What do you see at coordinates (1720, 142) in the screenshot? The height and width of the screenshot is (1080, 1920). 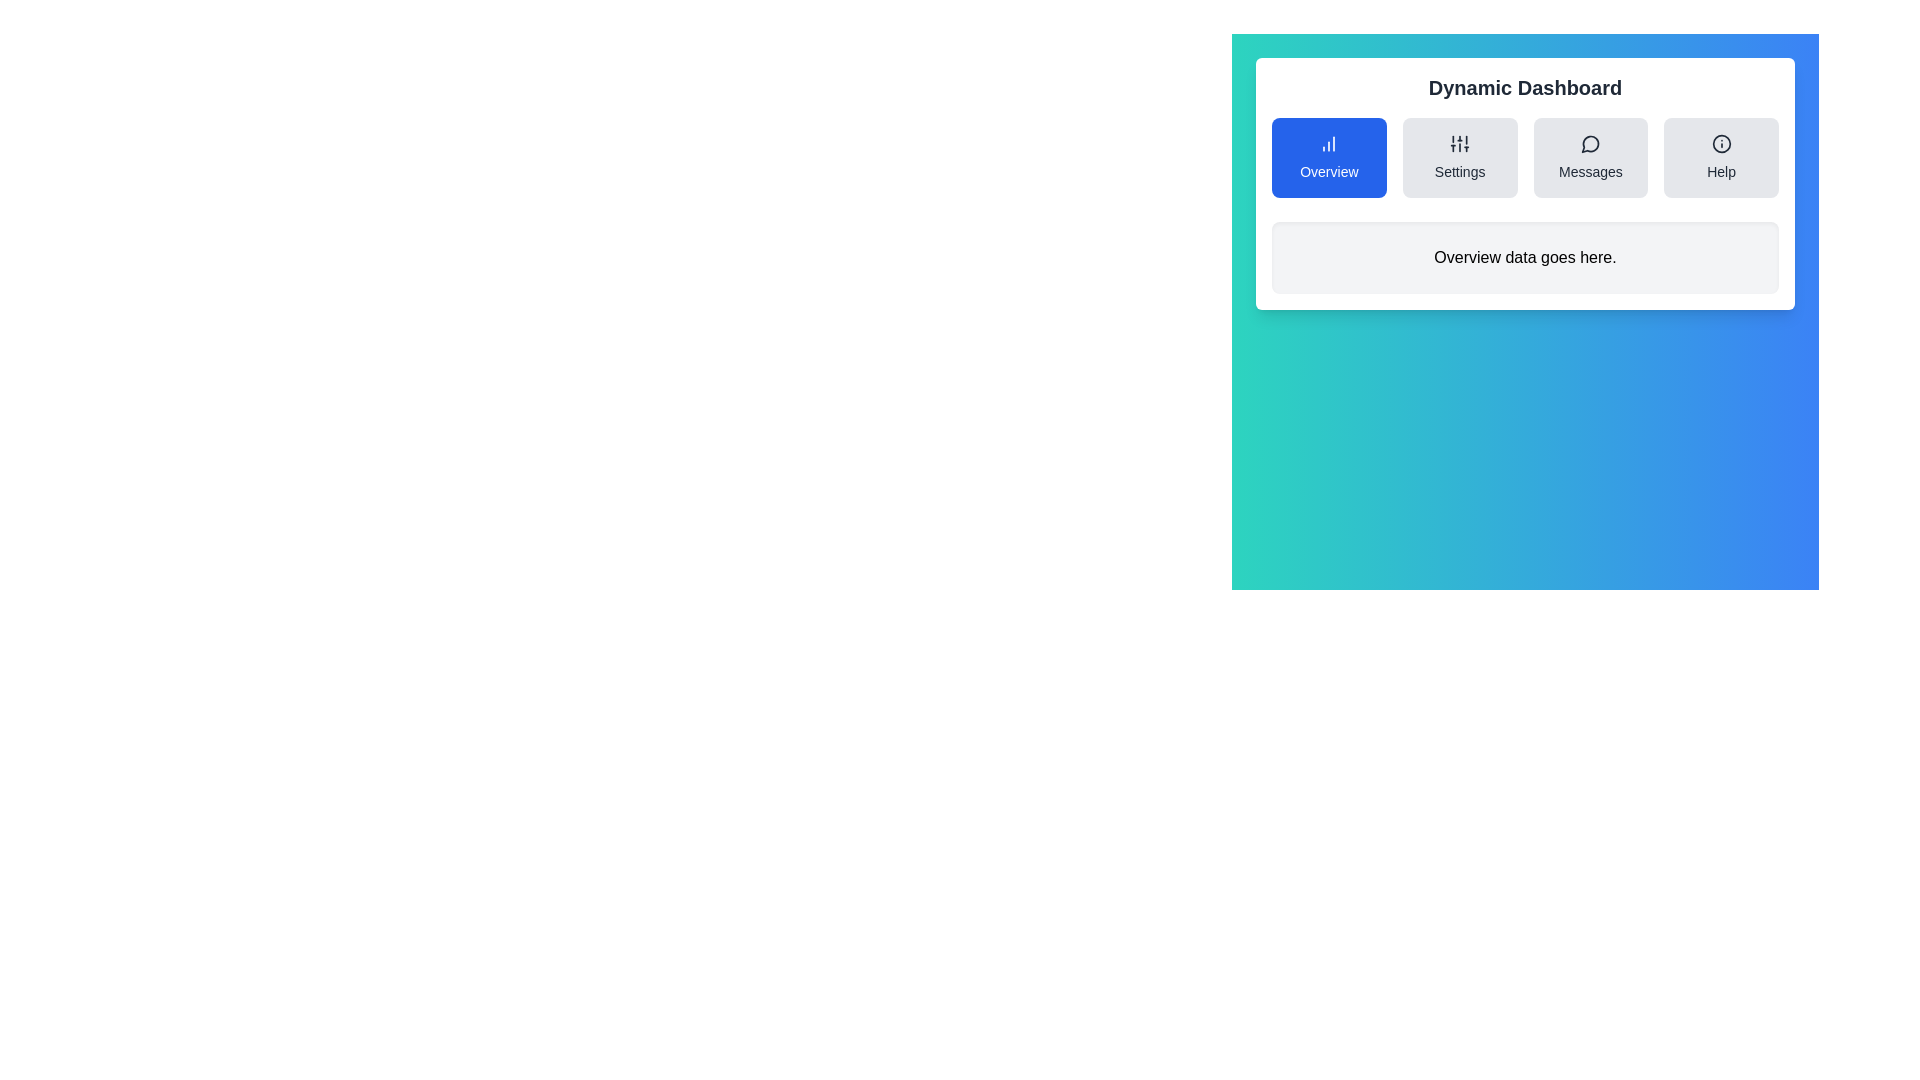 I see `the 'Help' button which contains the SVG info icon, located at the far right of the horizontal navigation bar` at bounding box center [1720, 142].